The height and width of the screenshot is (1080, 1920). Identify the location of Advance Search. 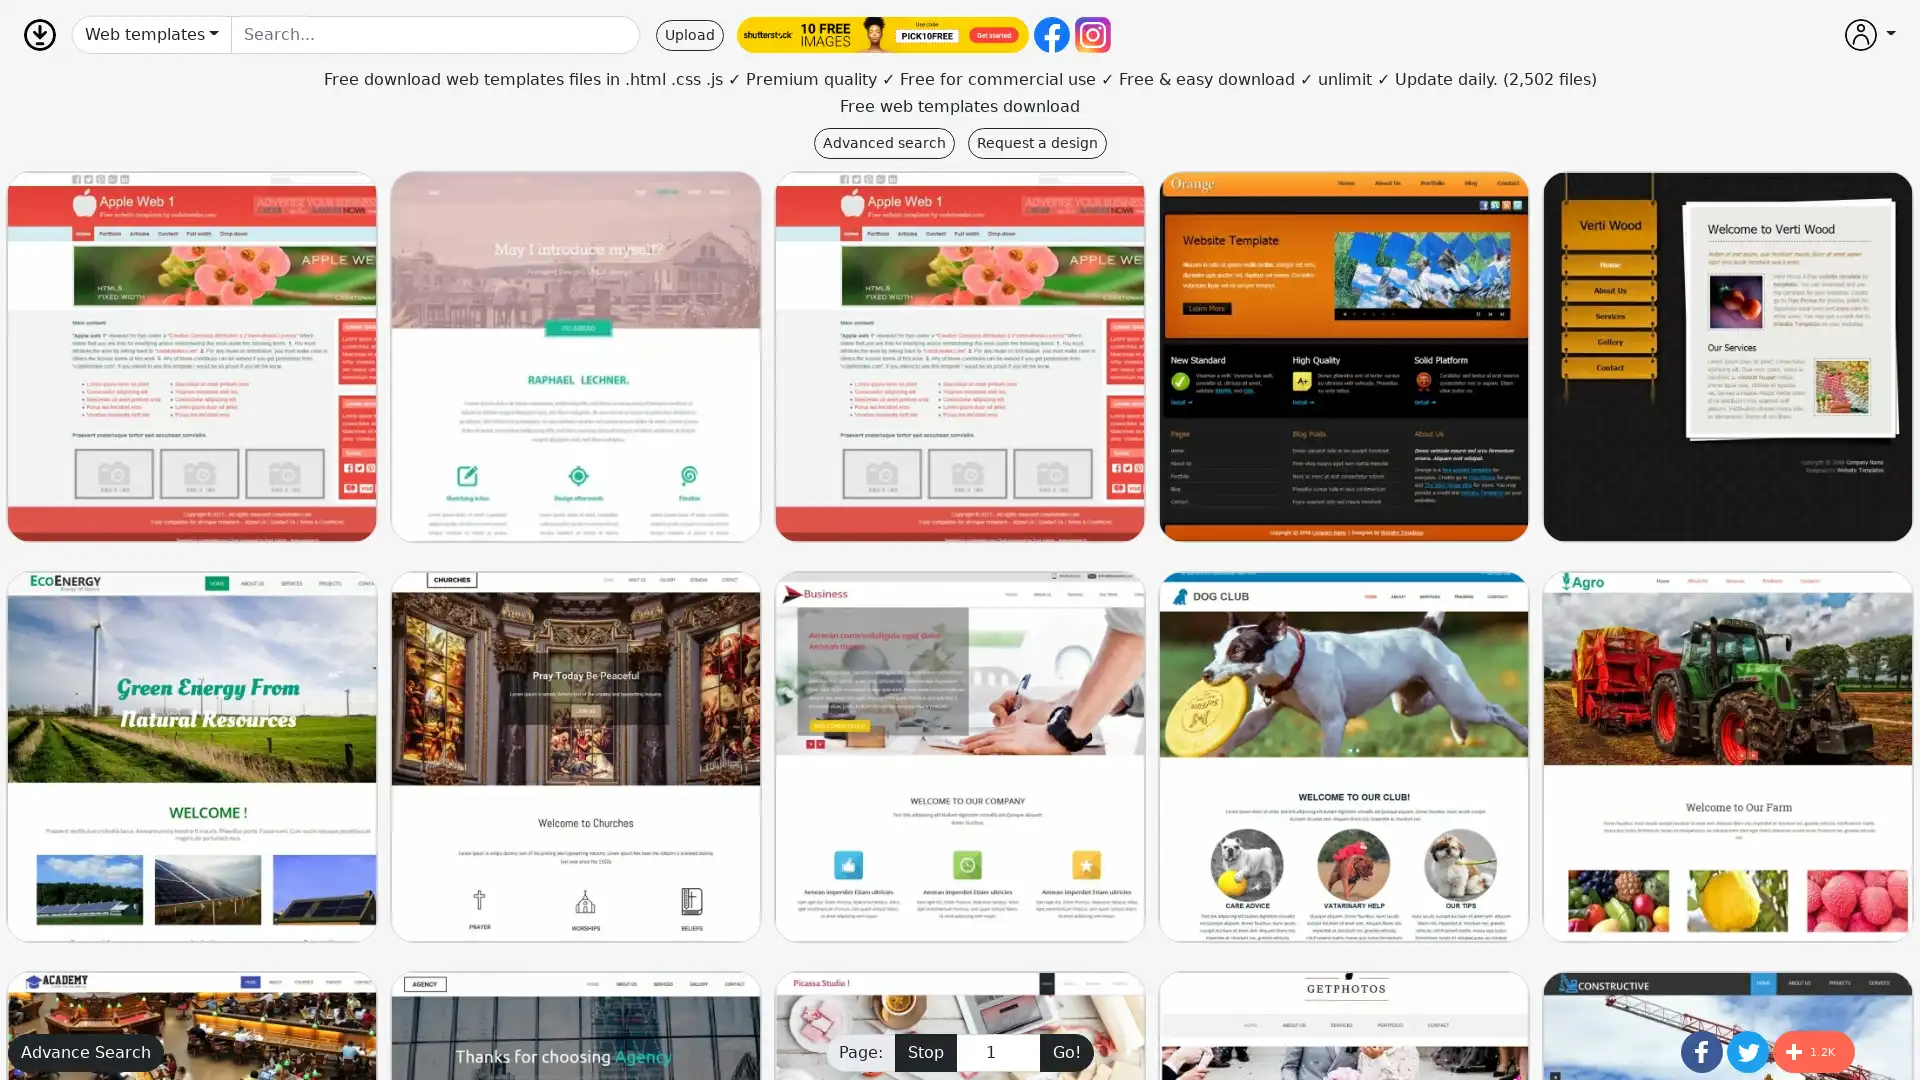
(85, 1052).